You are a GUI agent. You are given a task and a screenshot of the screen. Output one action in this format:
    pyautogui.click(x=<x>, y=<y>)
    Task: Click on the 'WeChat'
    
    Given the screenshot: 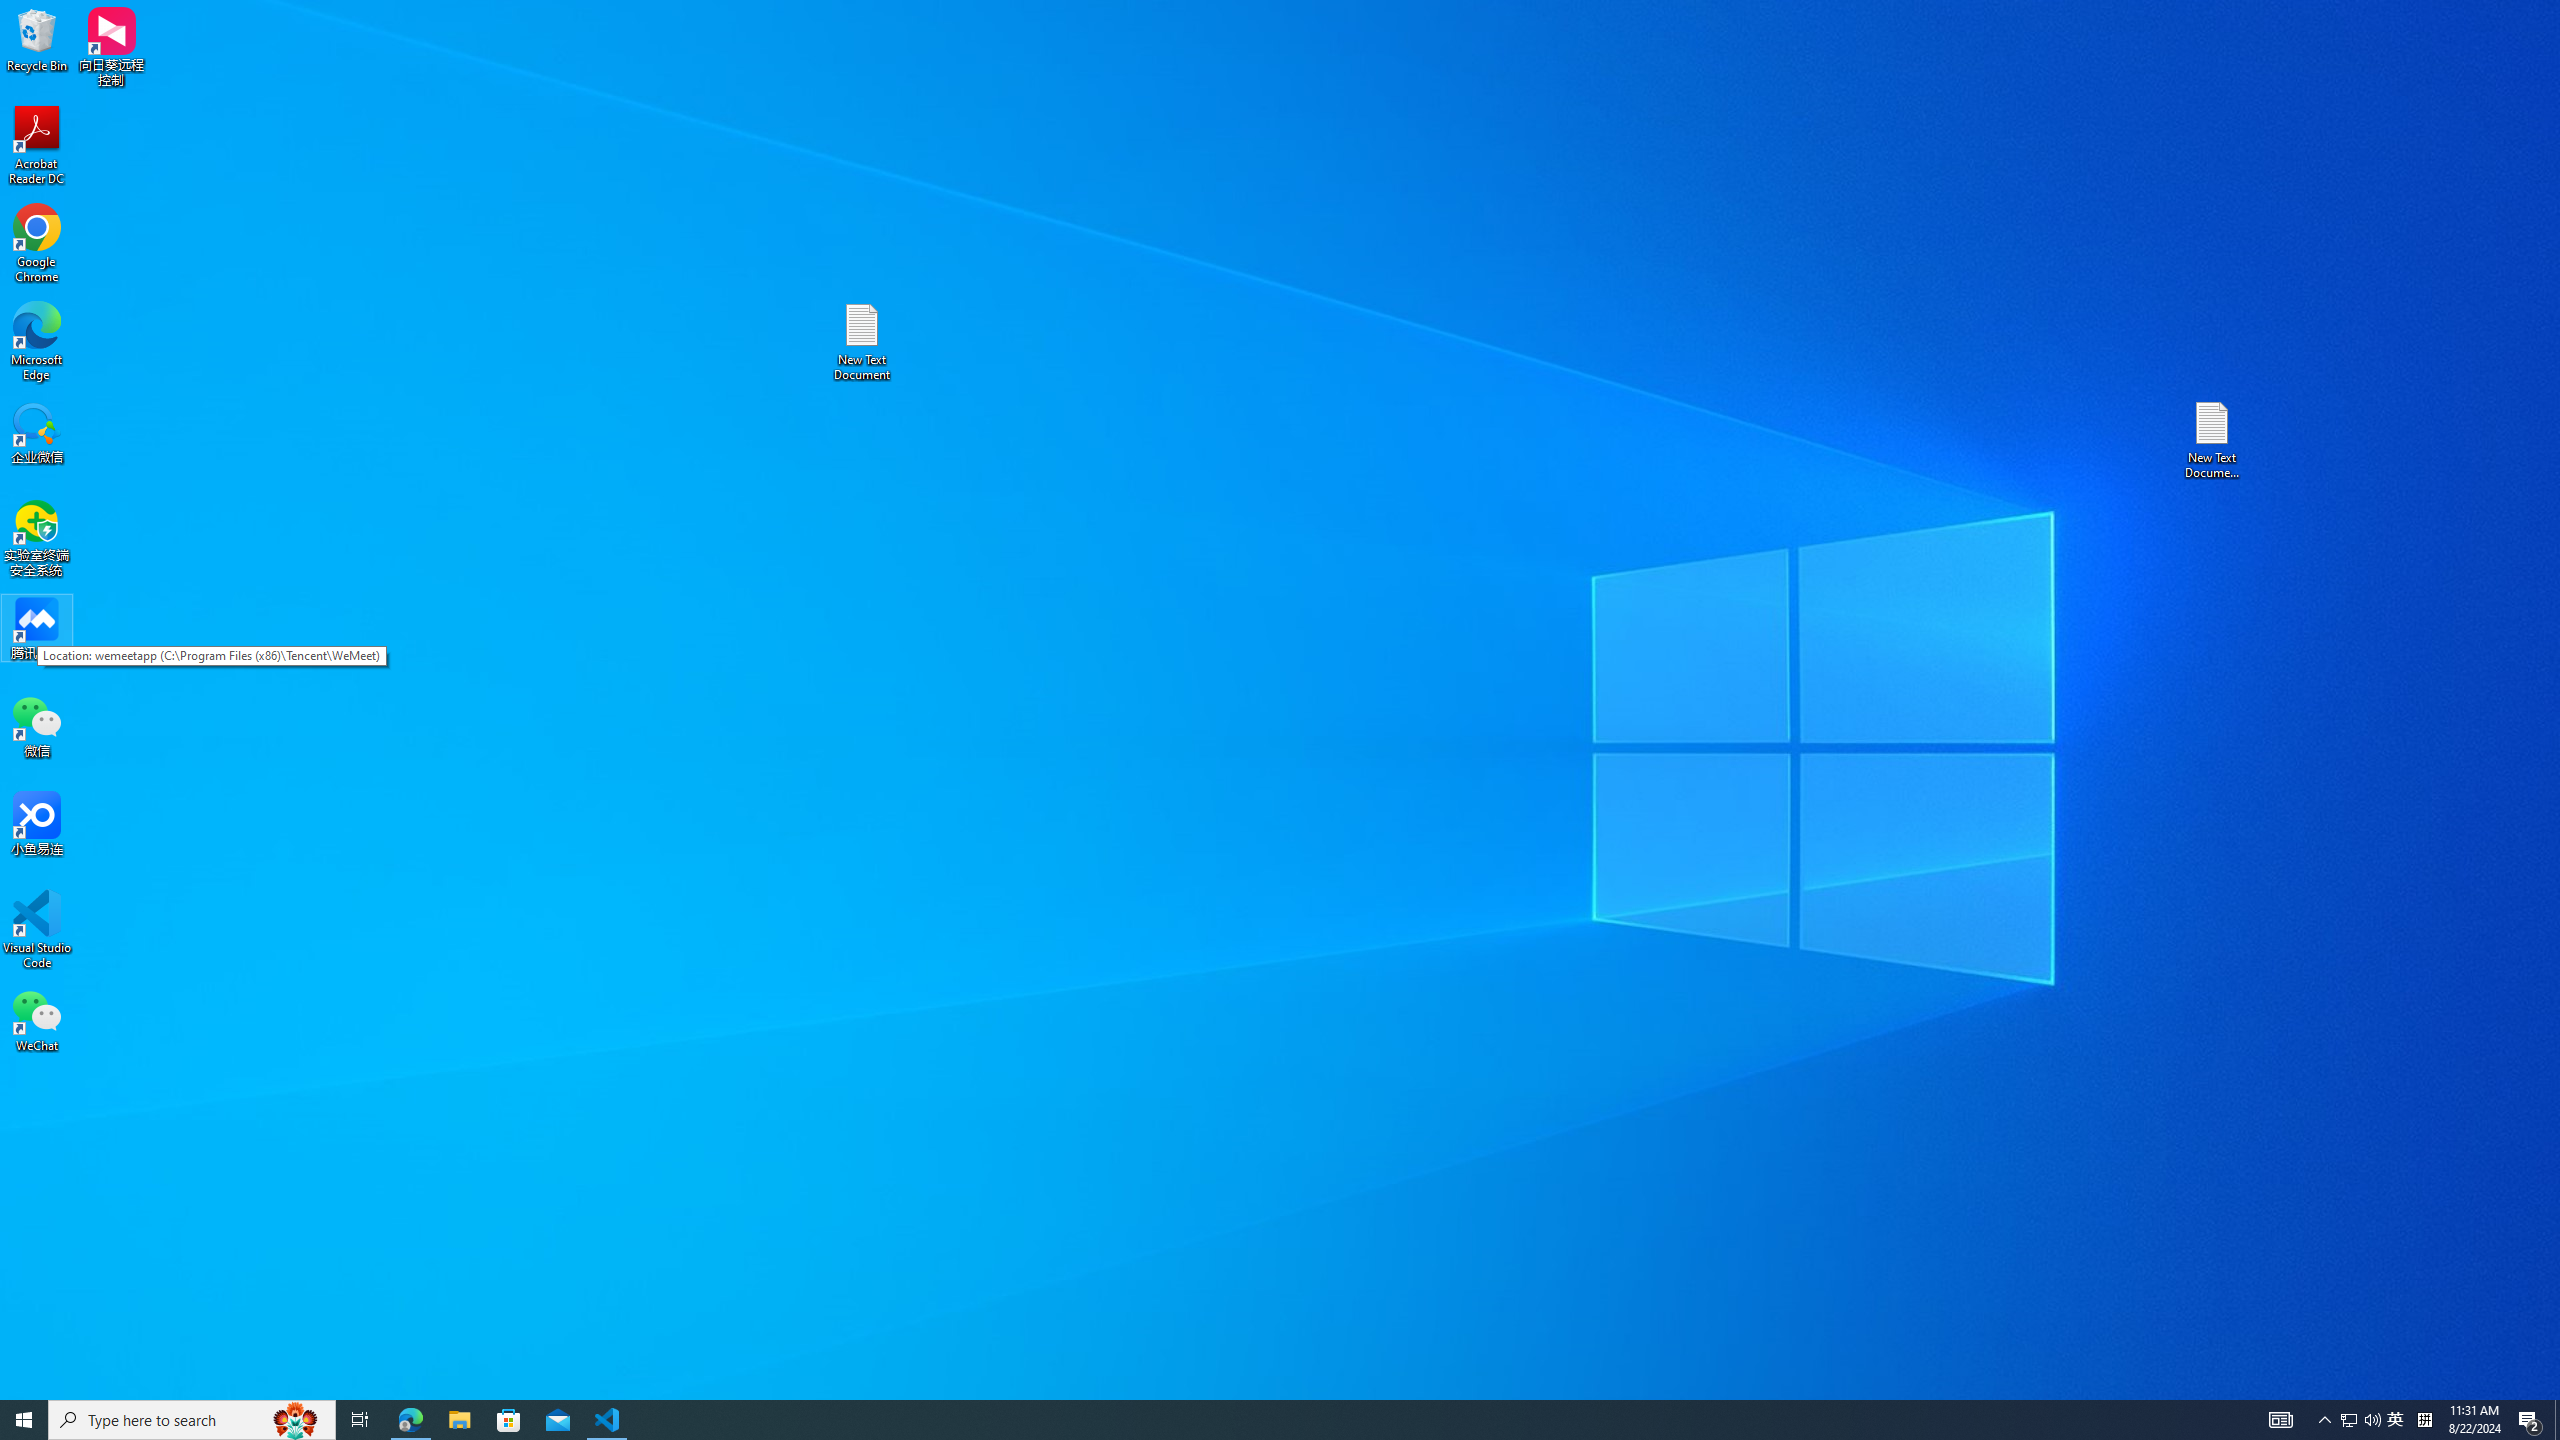 What is the action you would take?
    pyautogui.click(x=36, y=1019)
    